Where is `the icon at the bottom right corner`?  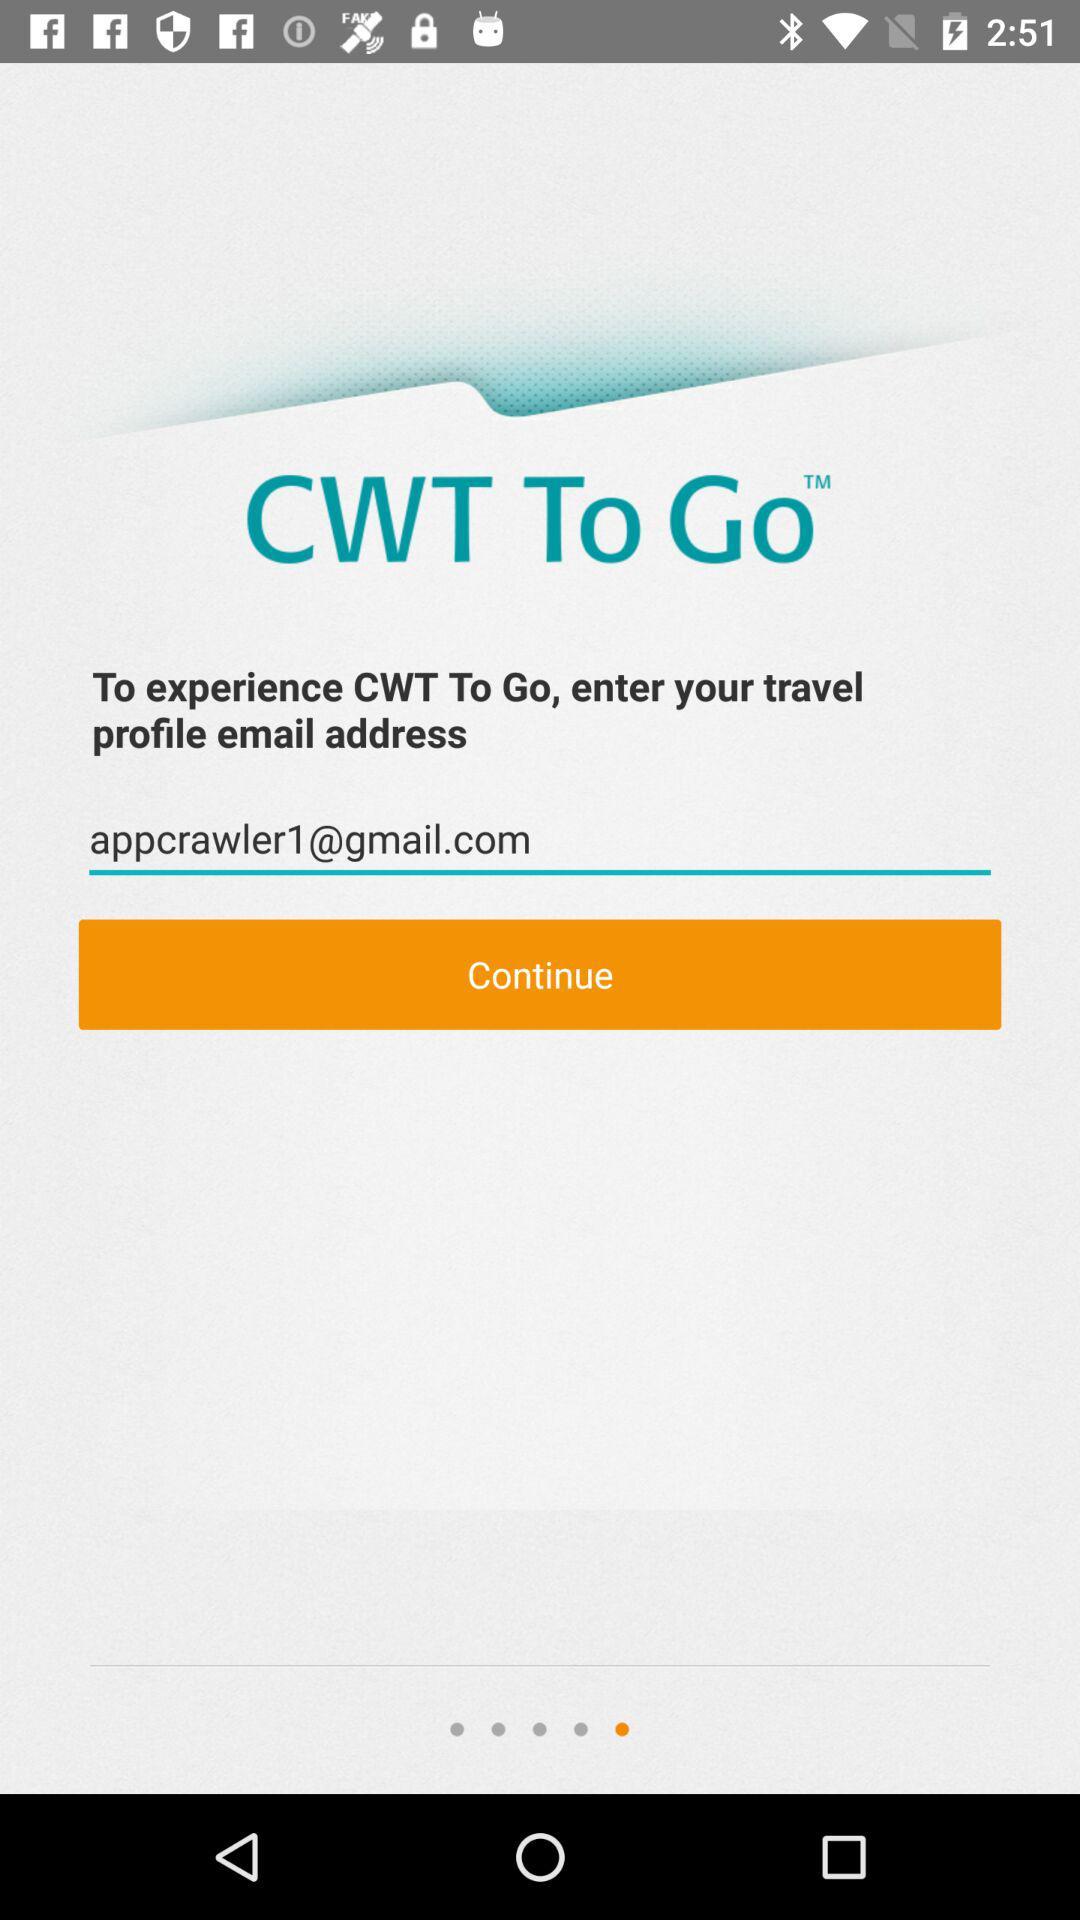 the icon at the bottom right corner is located at coordinates (971, 1728).